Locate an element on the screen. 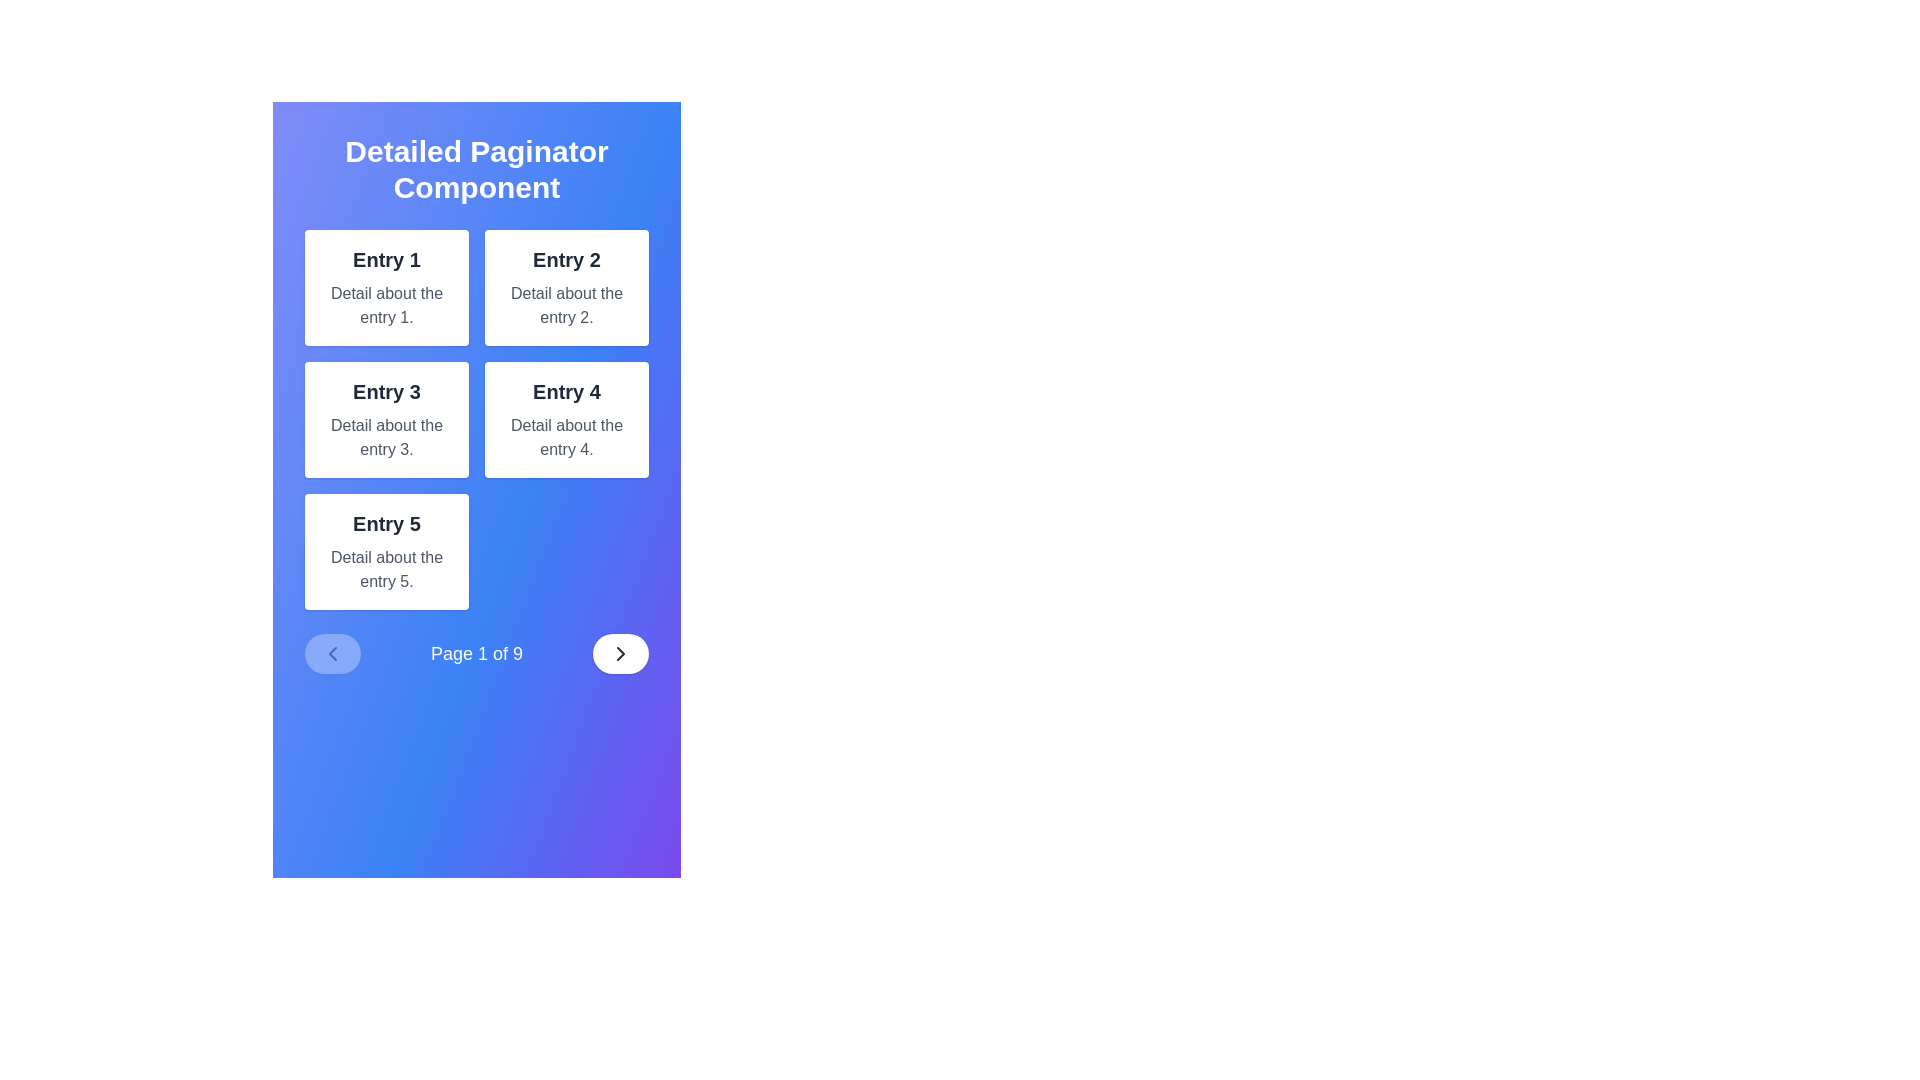  the text label reading 'Entry 5', which is a larger, bold, dark grey font positioned at the top of a card-like structure in the bottom-left quadrant of a grid is located at coordinates (387, 523).